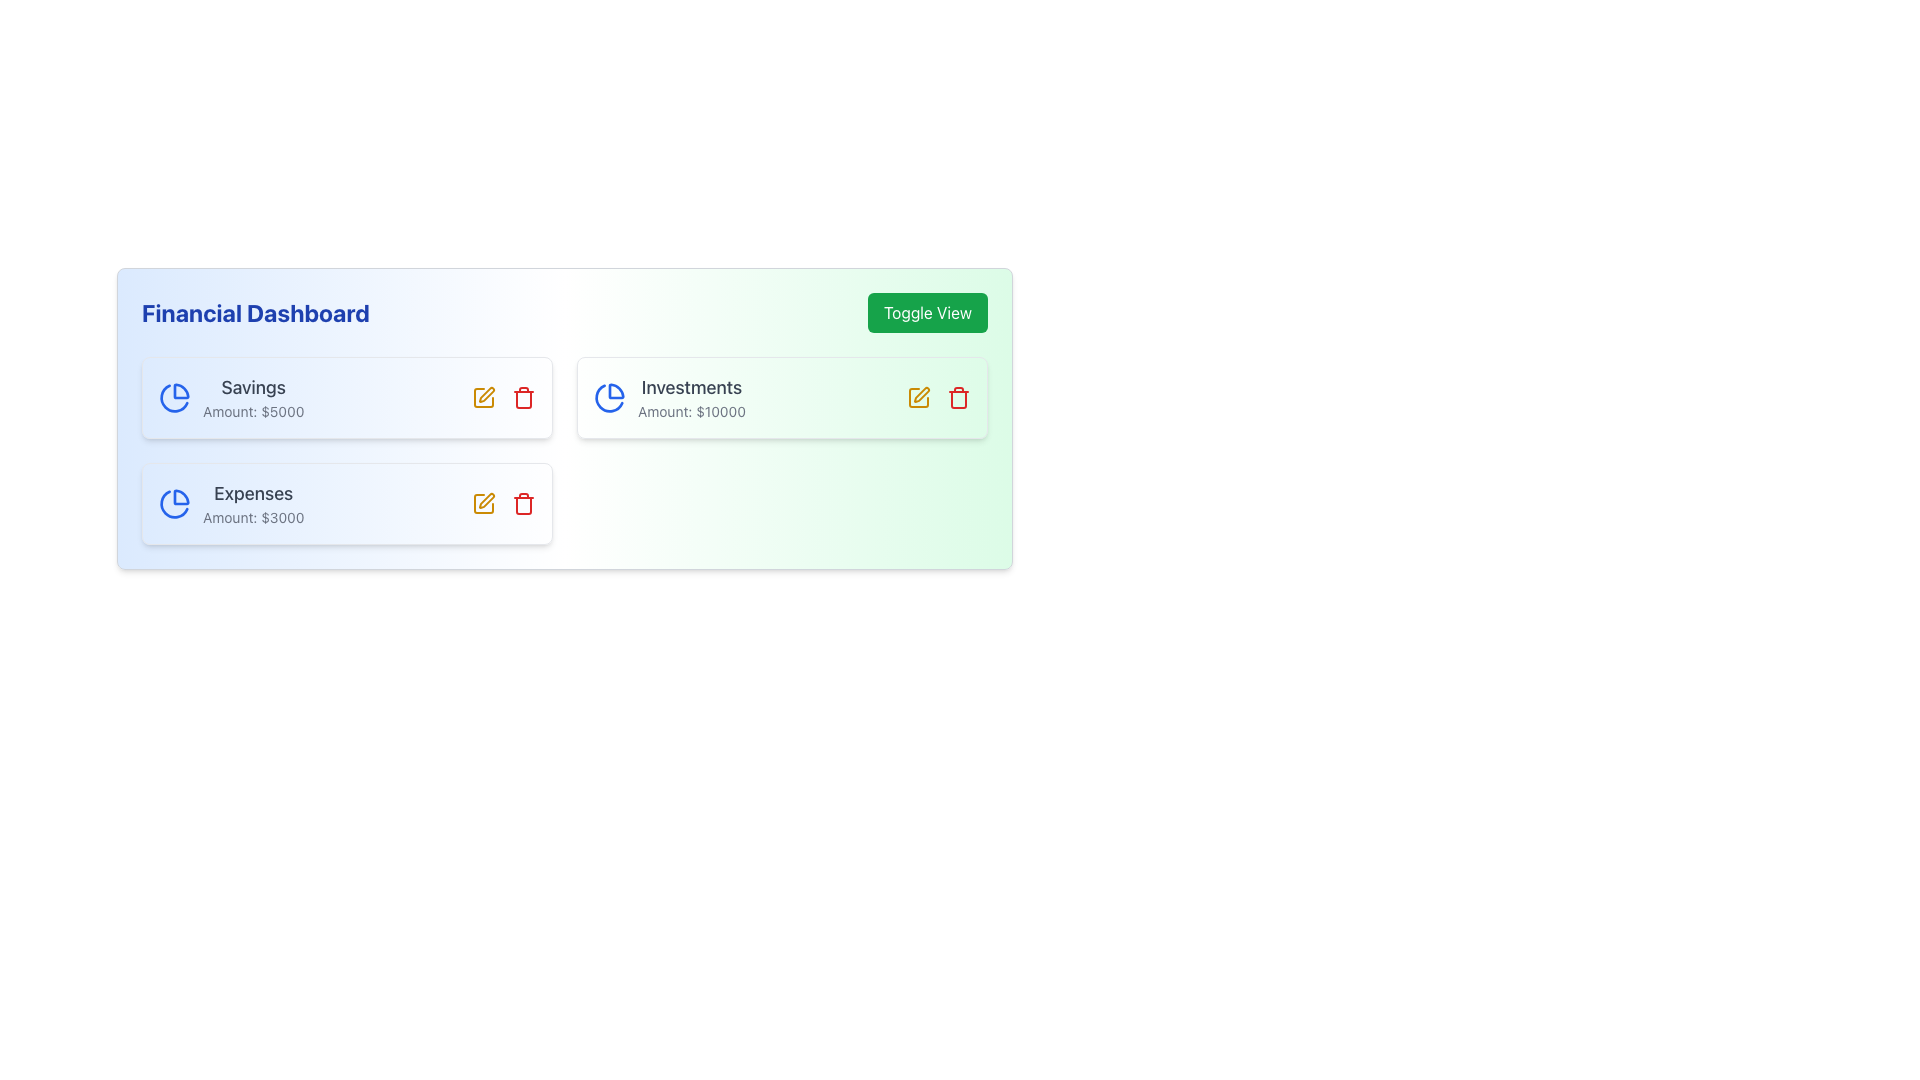 This screenshot has height=1080, width=1920. Describe the element at coordinates (252, 516) in the screenshot. I see `the text label indicating the amount of $3000 associated with the 'Expenses' category, which is positioned directly below the title 'Expenses' in the financial dashboard` at that location.